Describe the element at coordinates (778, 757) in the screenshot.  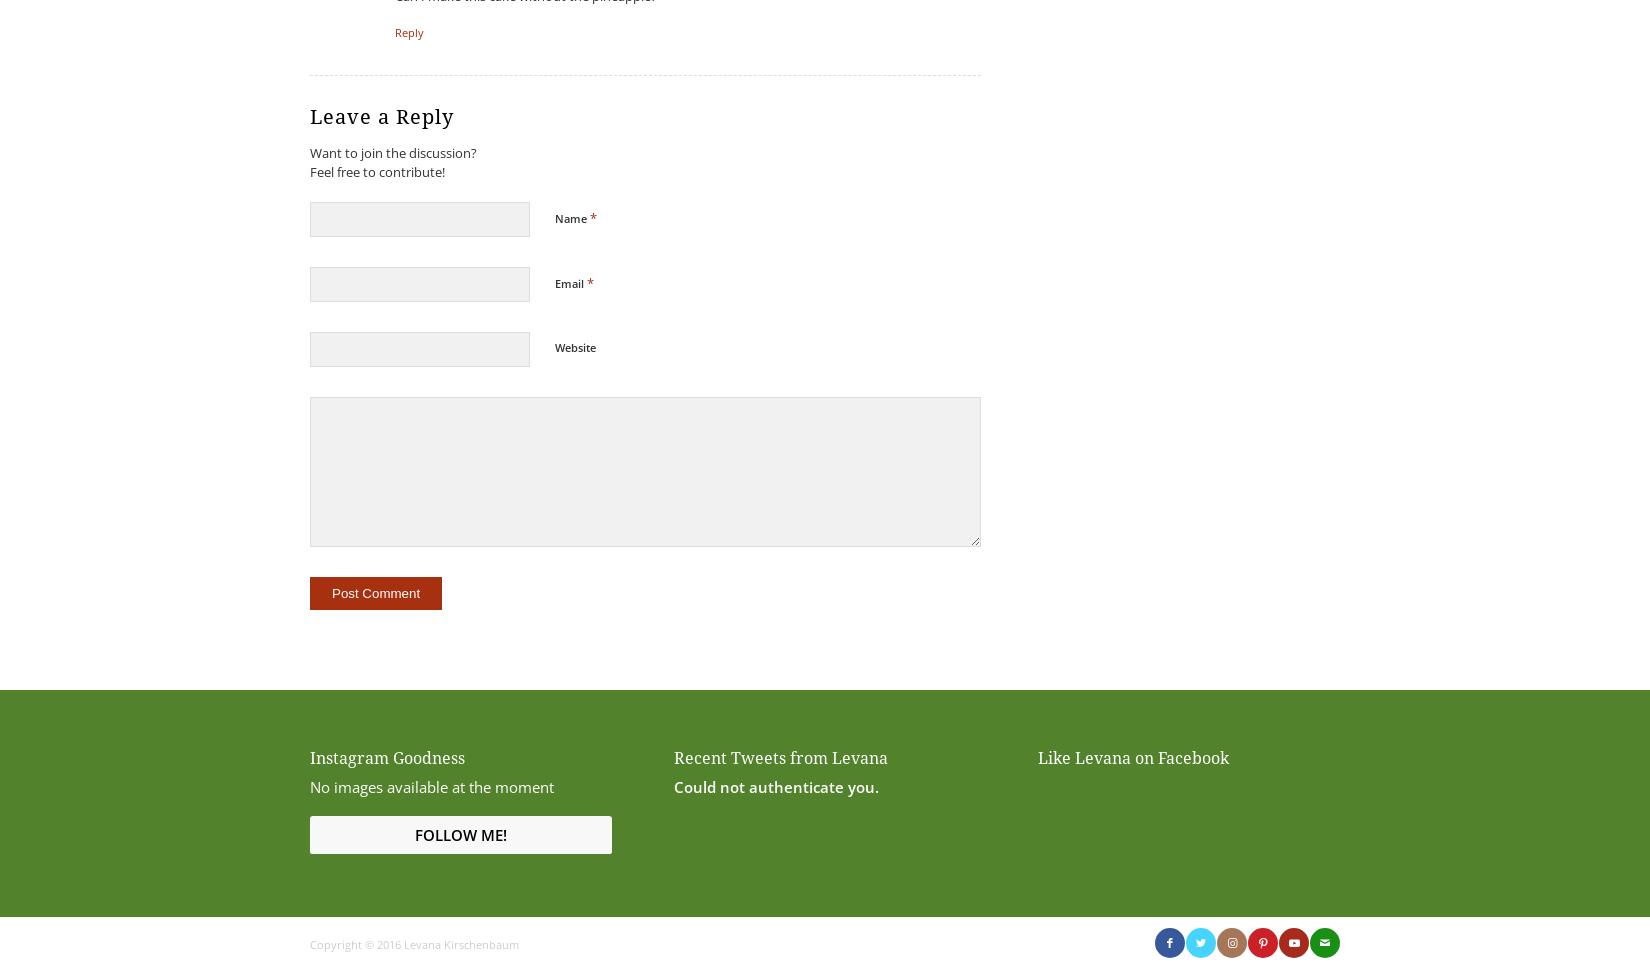
I see `'Recent Tweets from Levana'` at that location.